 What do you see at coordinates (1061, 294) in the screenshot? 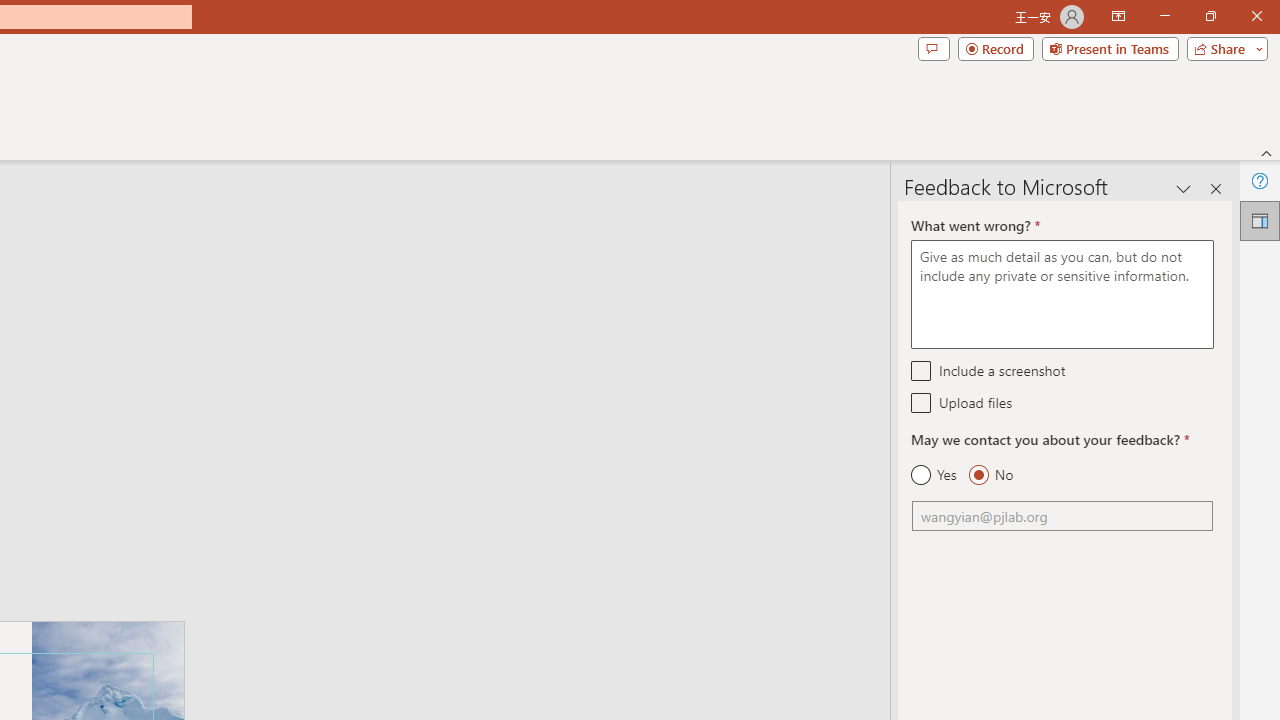
I see `'What went wrong? *'` at bounding box center [1061, 294].